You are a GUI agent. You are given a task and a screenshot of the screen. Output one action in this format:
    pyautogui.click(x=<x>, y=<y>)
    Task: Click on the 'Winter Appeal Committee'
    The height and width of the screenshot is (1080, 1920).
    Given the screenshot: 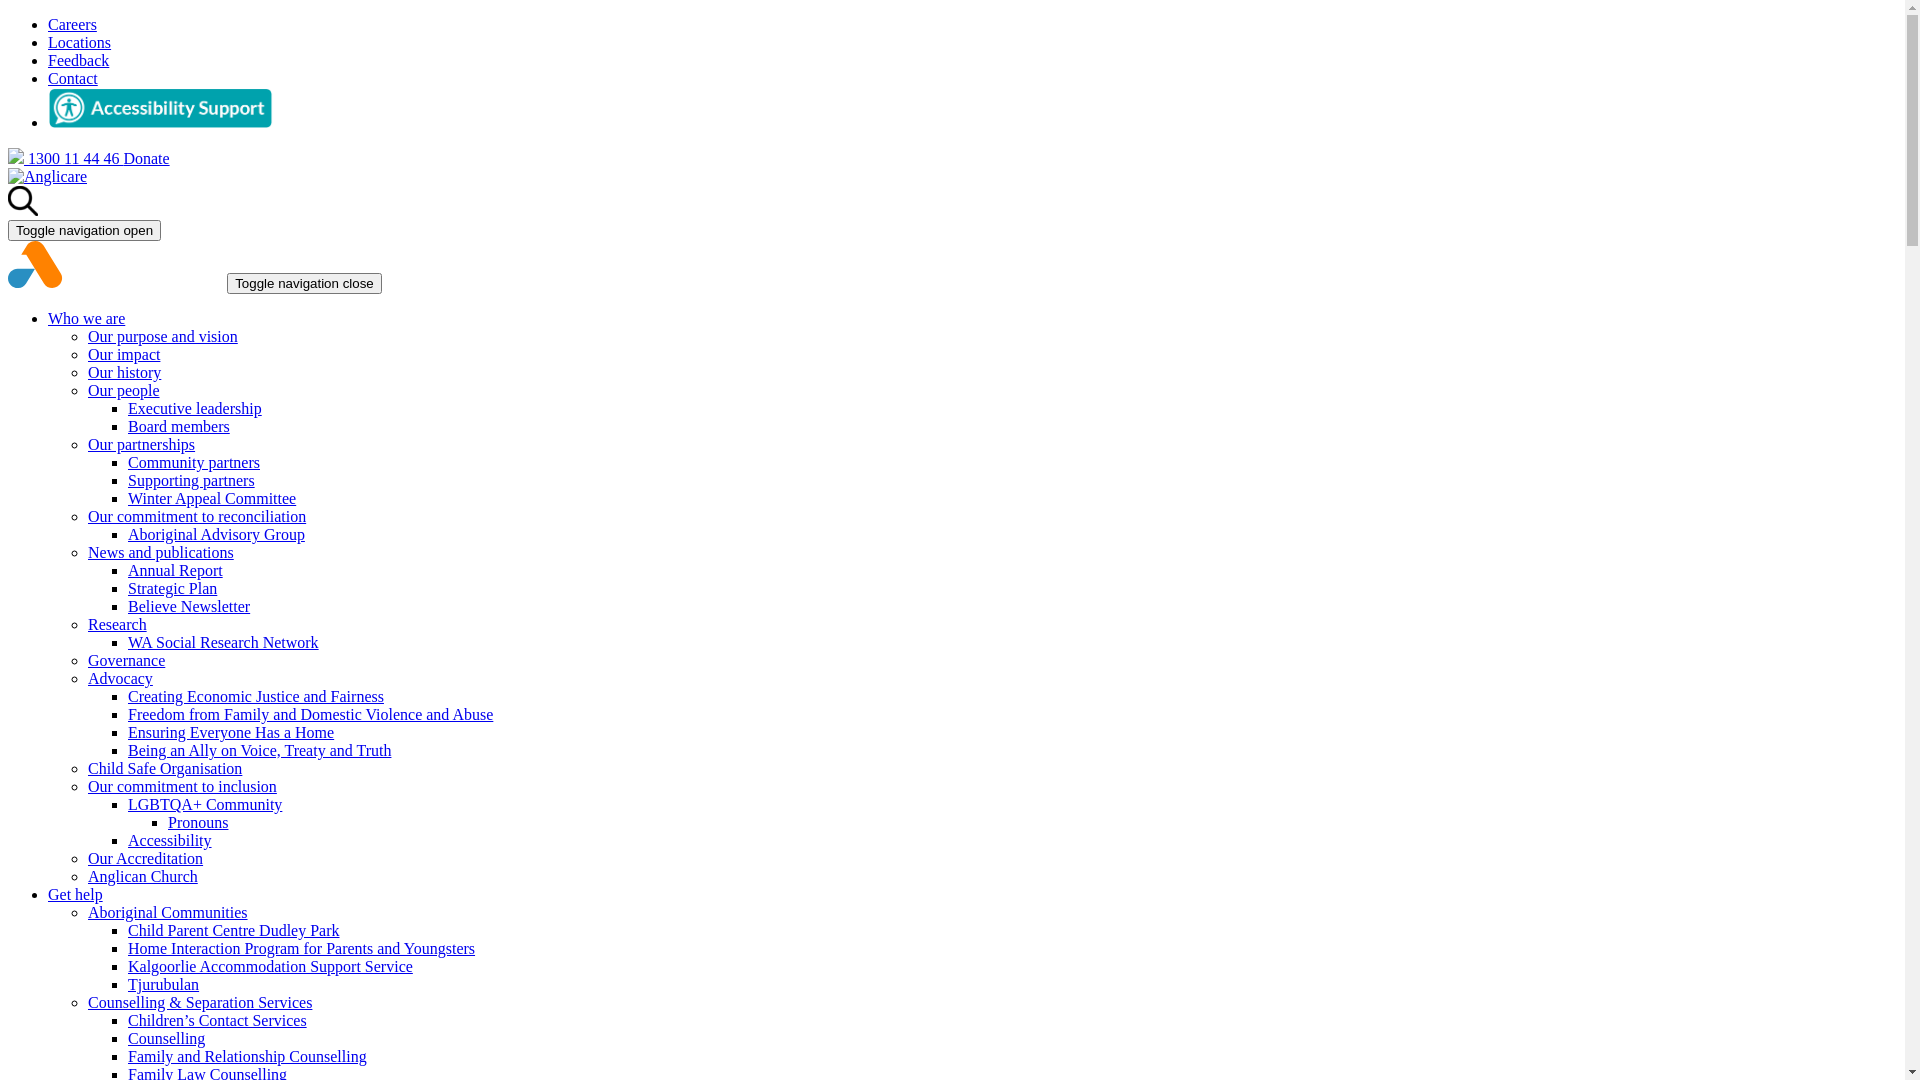 What is the action you would take?
    pyautogui.click(x=211, y=497)
    